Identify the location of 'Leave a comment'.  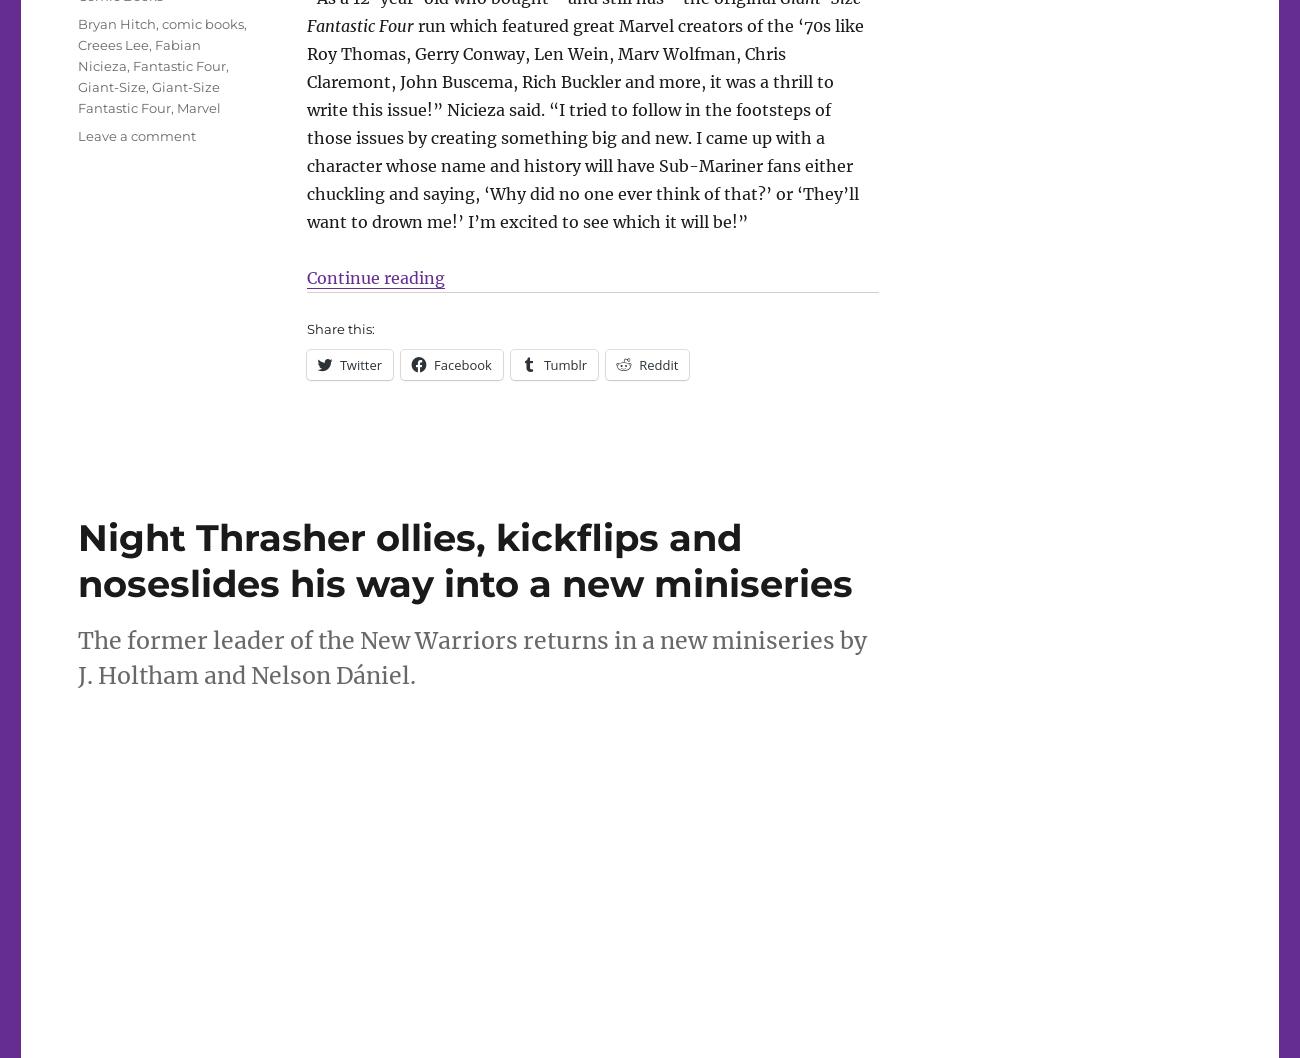
(136, 134).